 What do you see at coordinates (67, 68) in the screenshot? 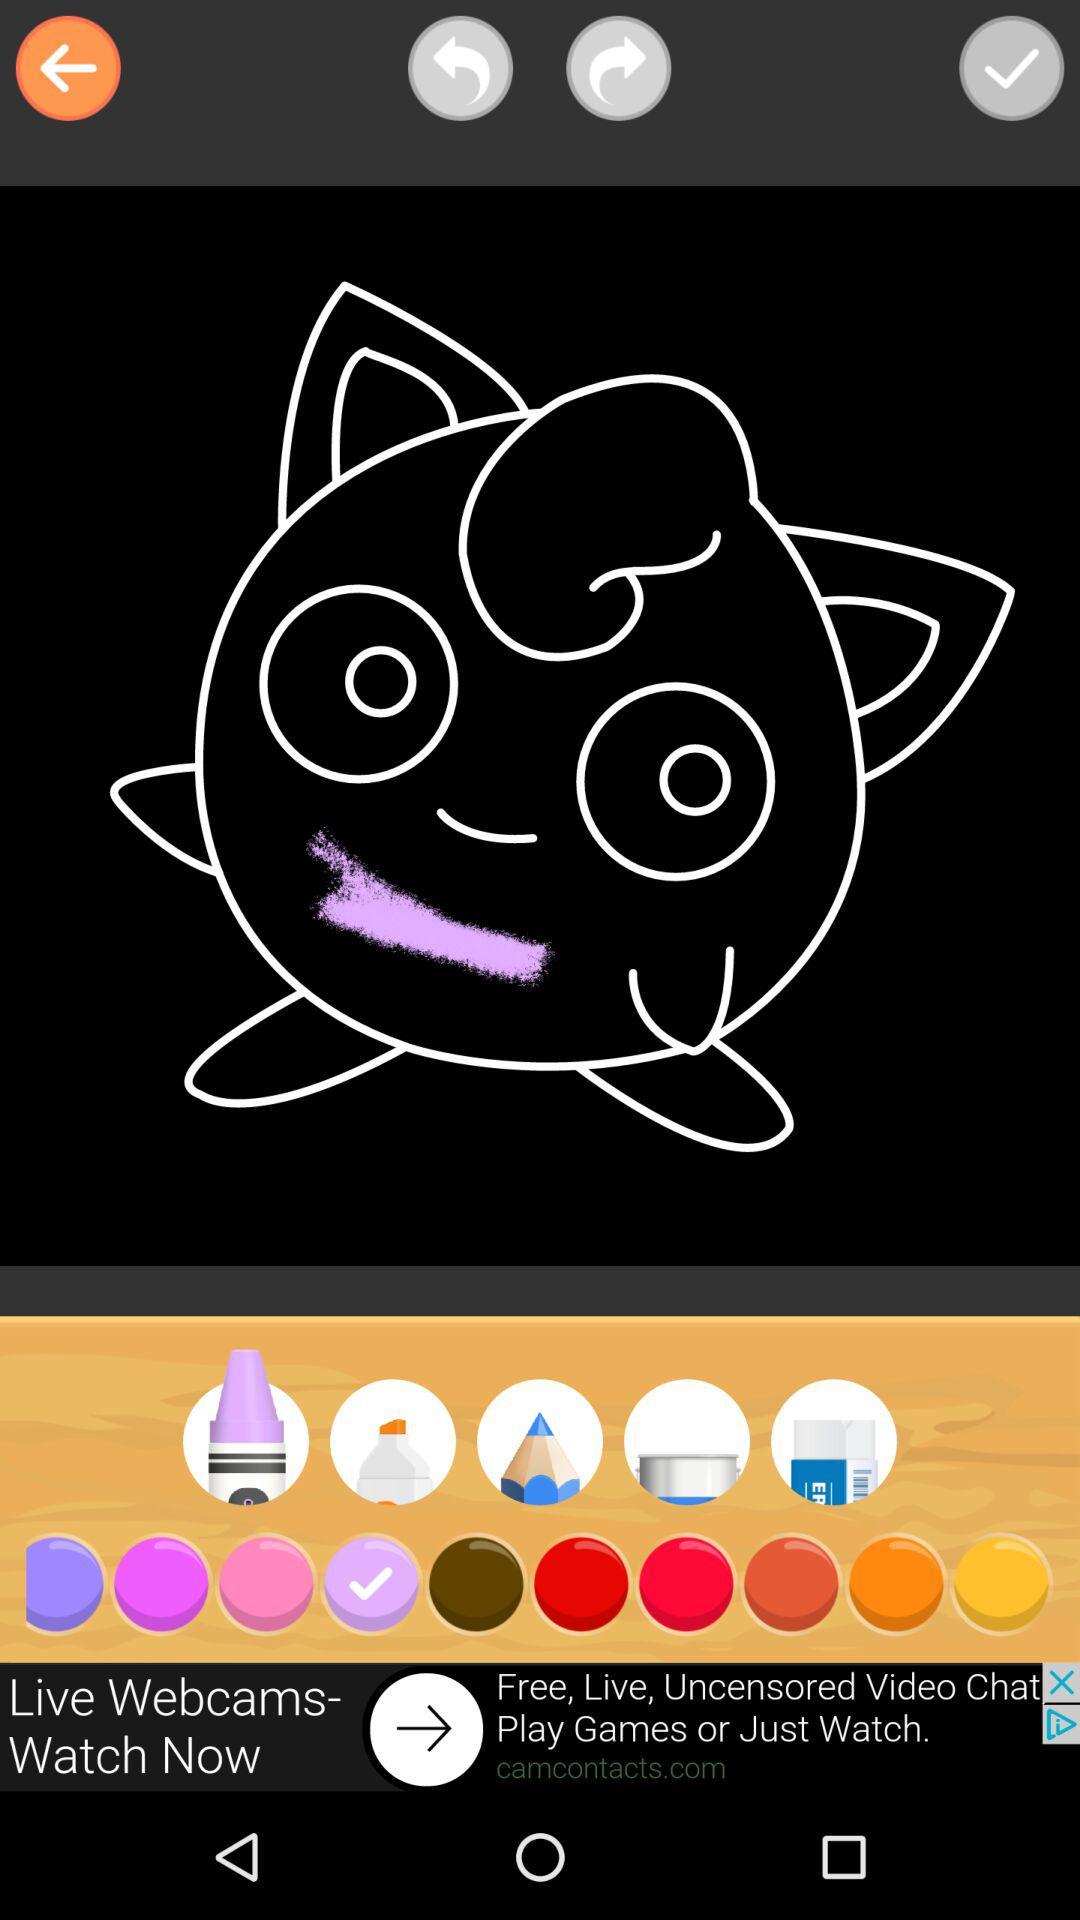
I see `the arrow_backward icon` at bounding box center [67, 68].